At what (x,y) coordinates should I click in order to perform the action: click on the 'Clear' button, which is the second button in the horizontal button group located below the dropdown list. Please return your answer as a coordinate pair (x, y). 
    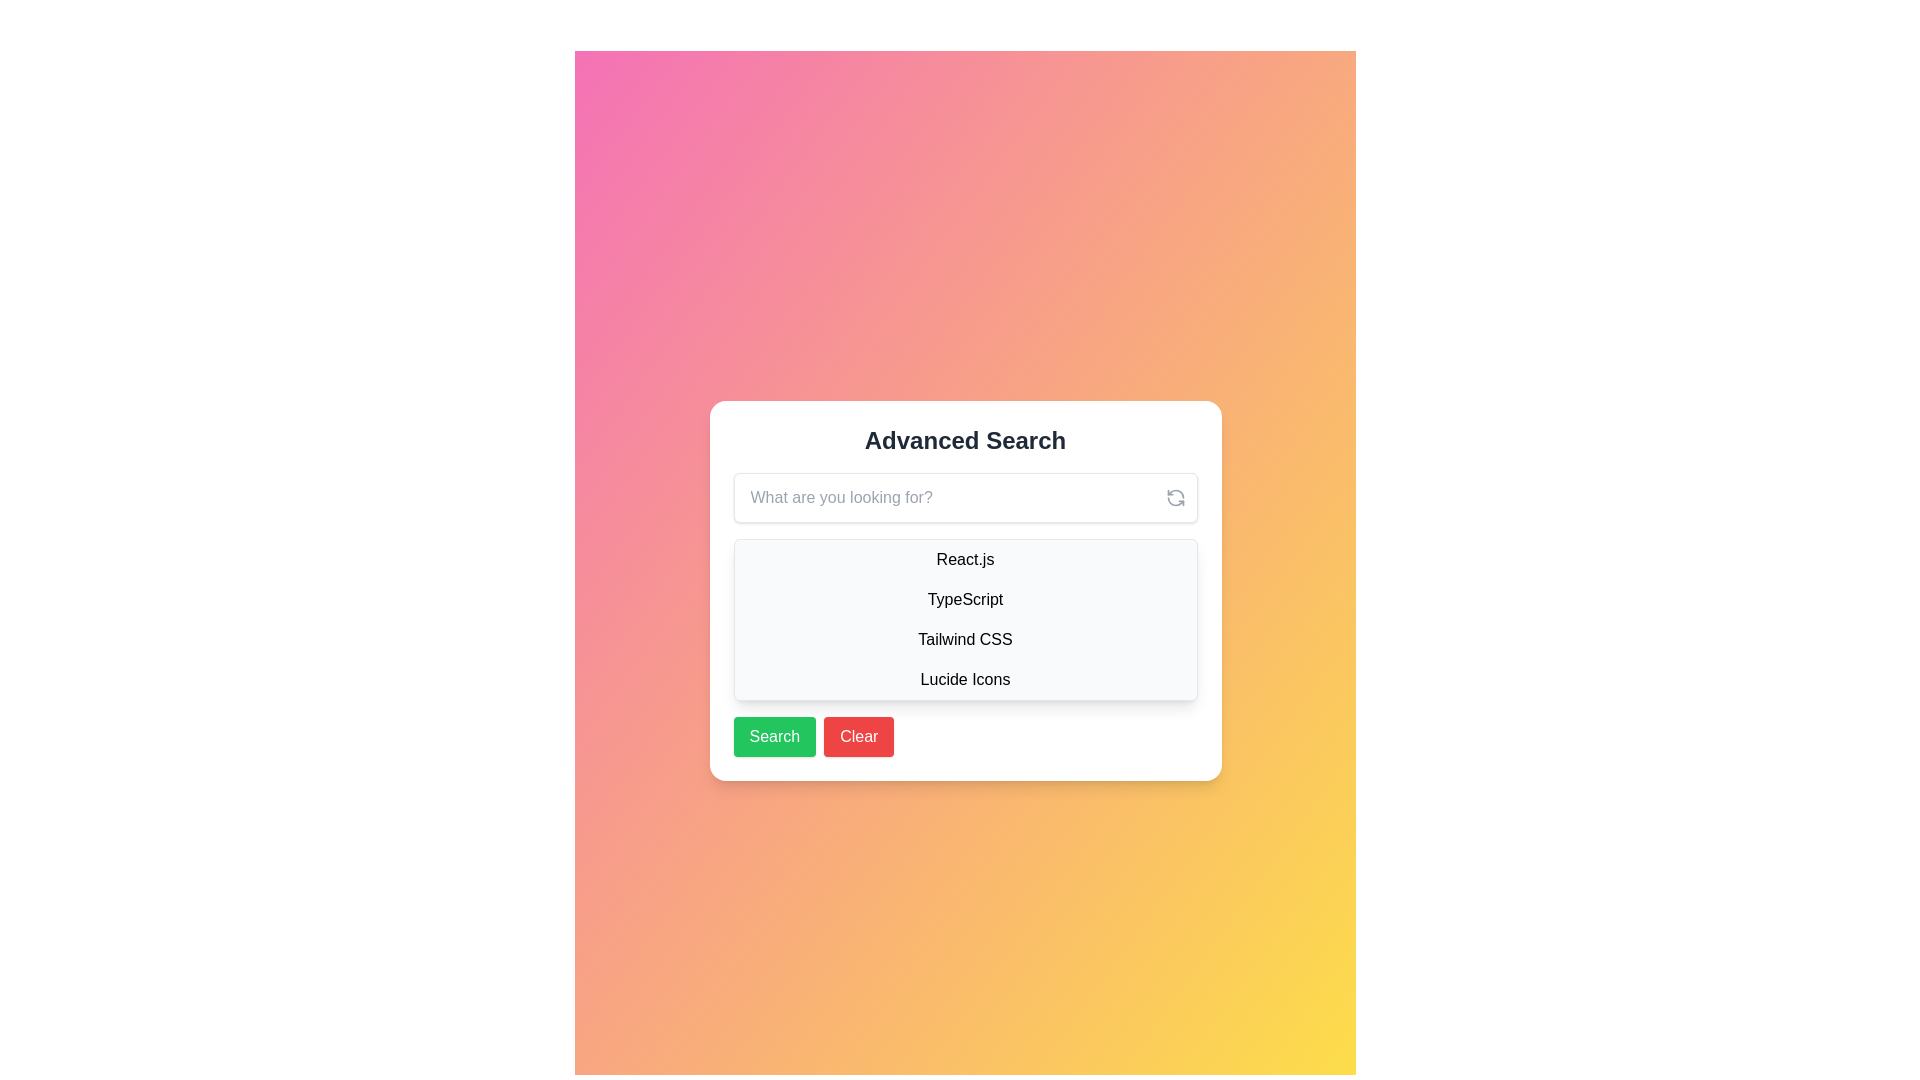
    Looking at the image, I should click on (859, 736).